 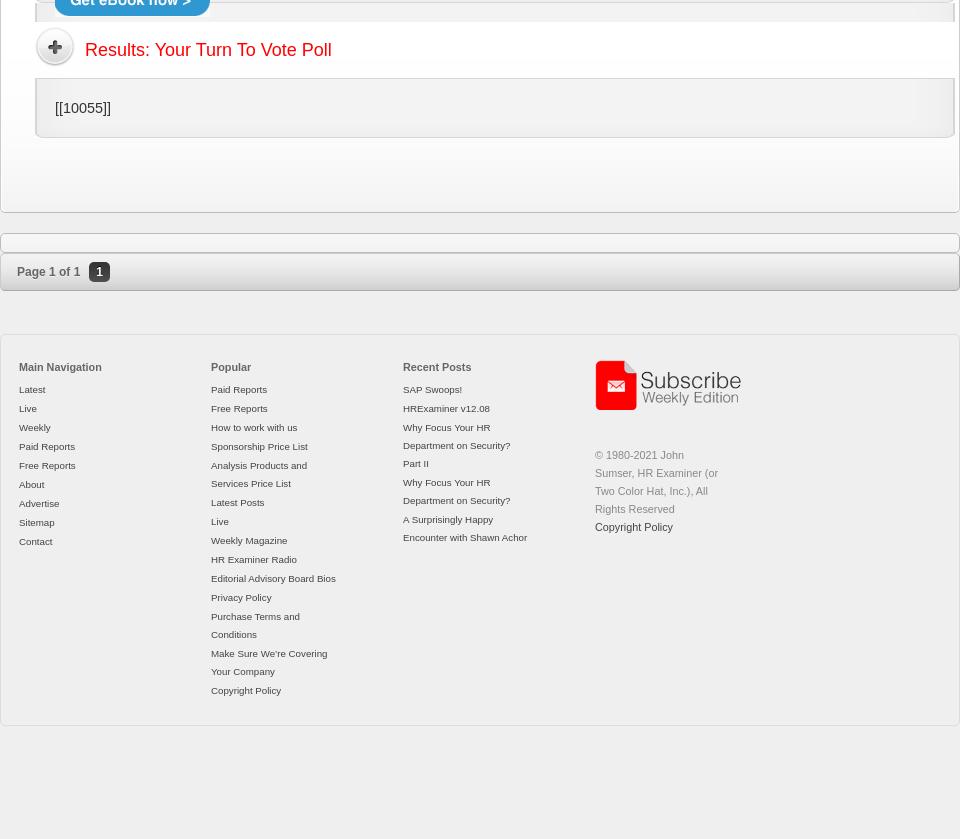 What do you see at coordinates (432, 389) in the screenshot?
I see `'SAP Swoops!'` at bounding box center [432, 389].